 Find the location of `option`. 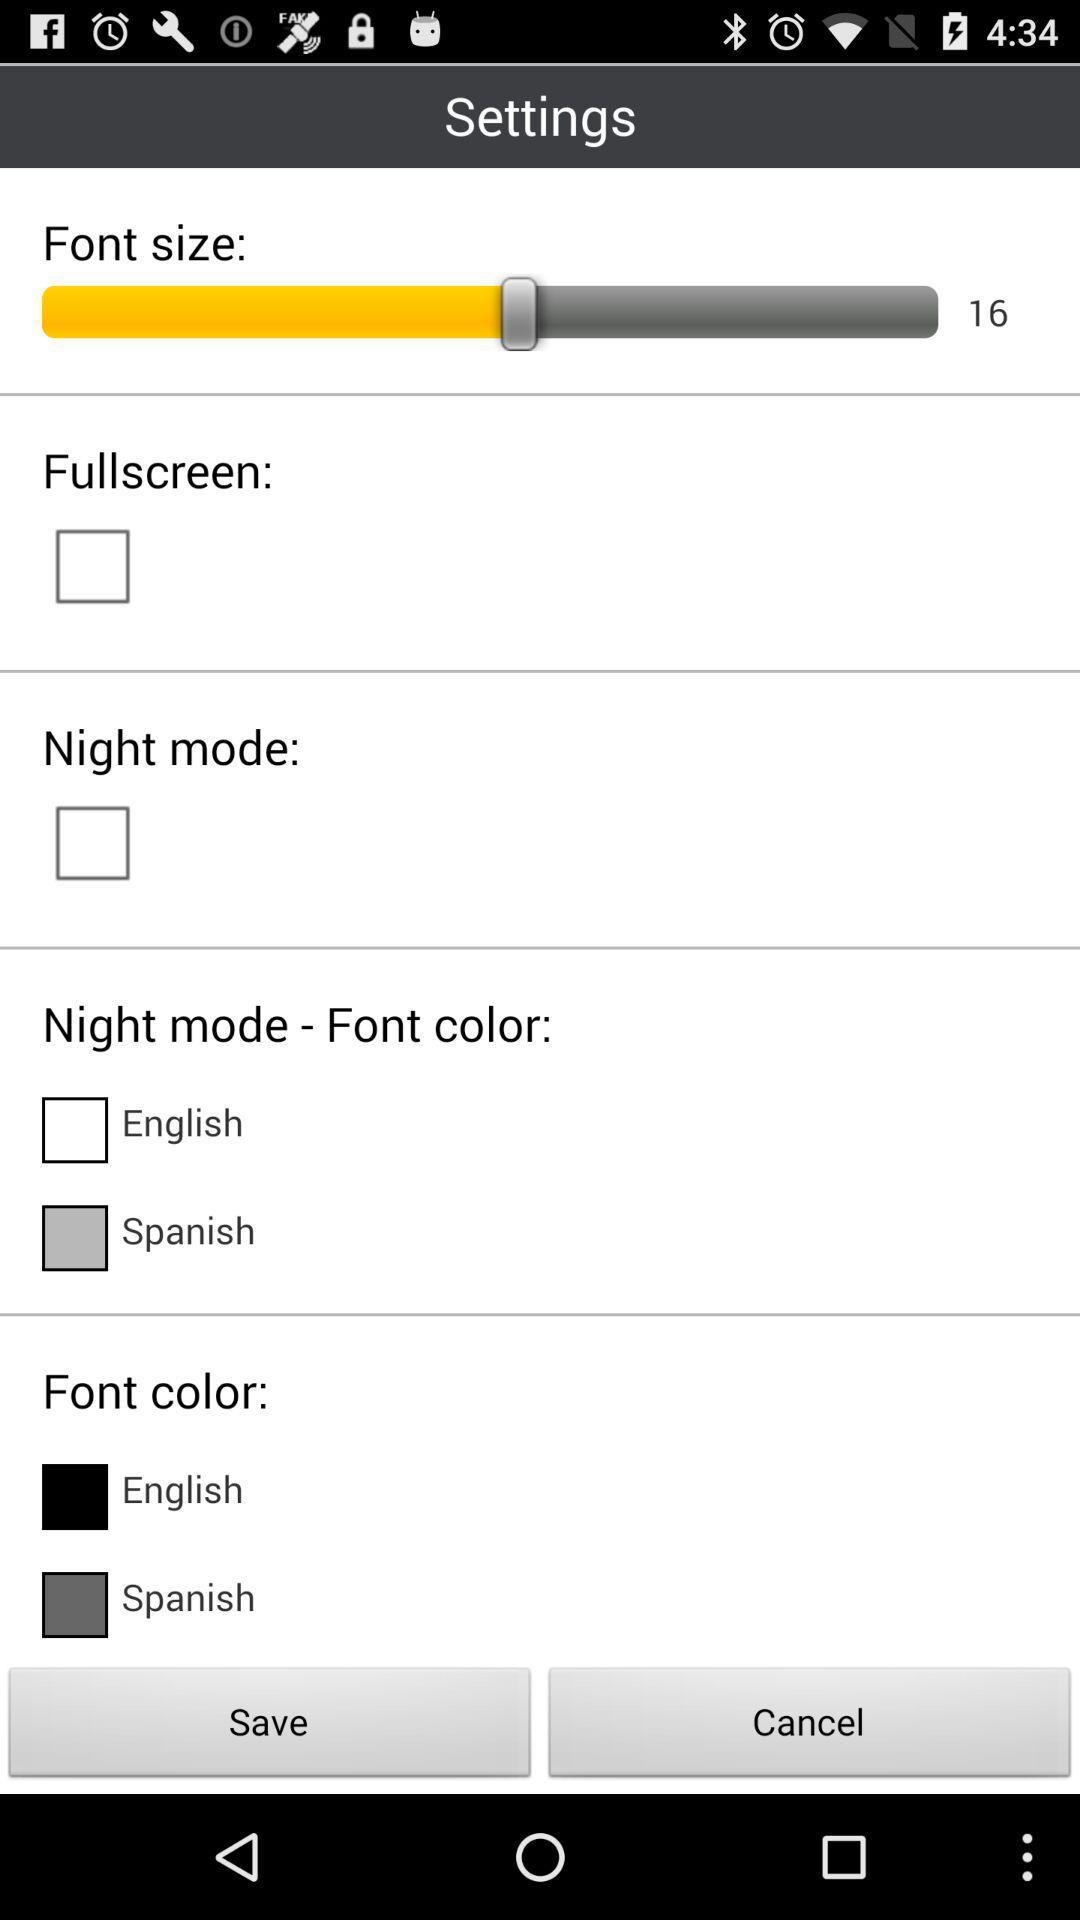

option is located at coordinates (112, 841).